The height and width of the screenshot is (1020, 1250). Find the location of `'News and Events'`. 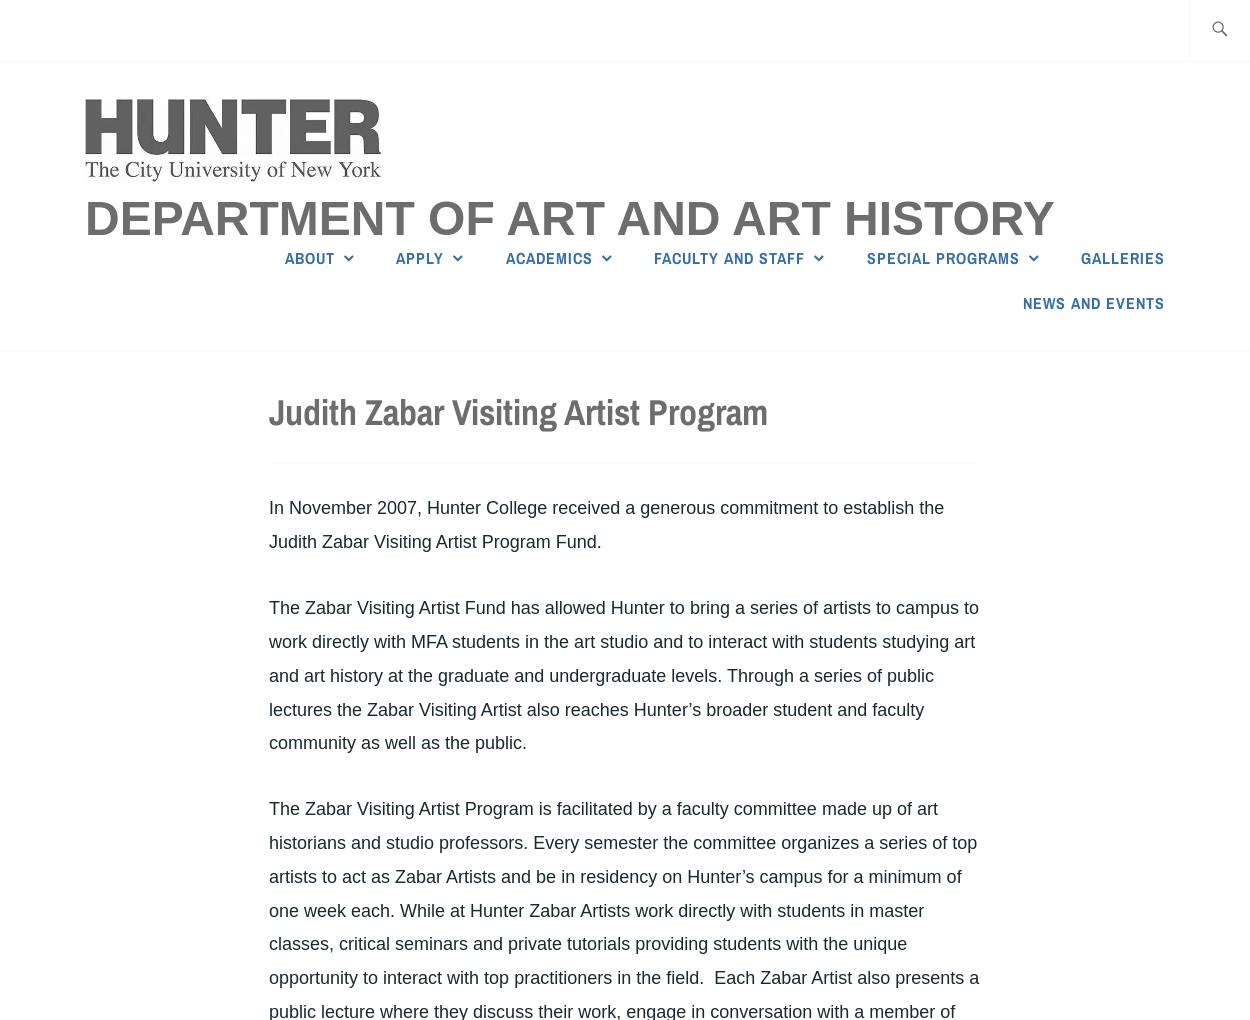

'News and Events' is located at coordinates (1023, 303).